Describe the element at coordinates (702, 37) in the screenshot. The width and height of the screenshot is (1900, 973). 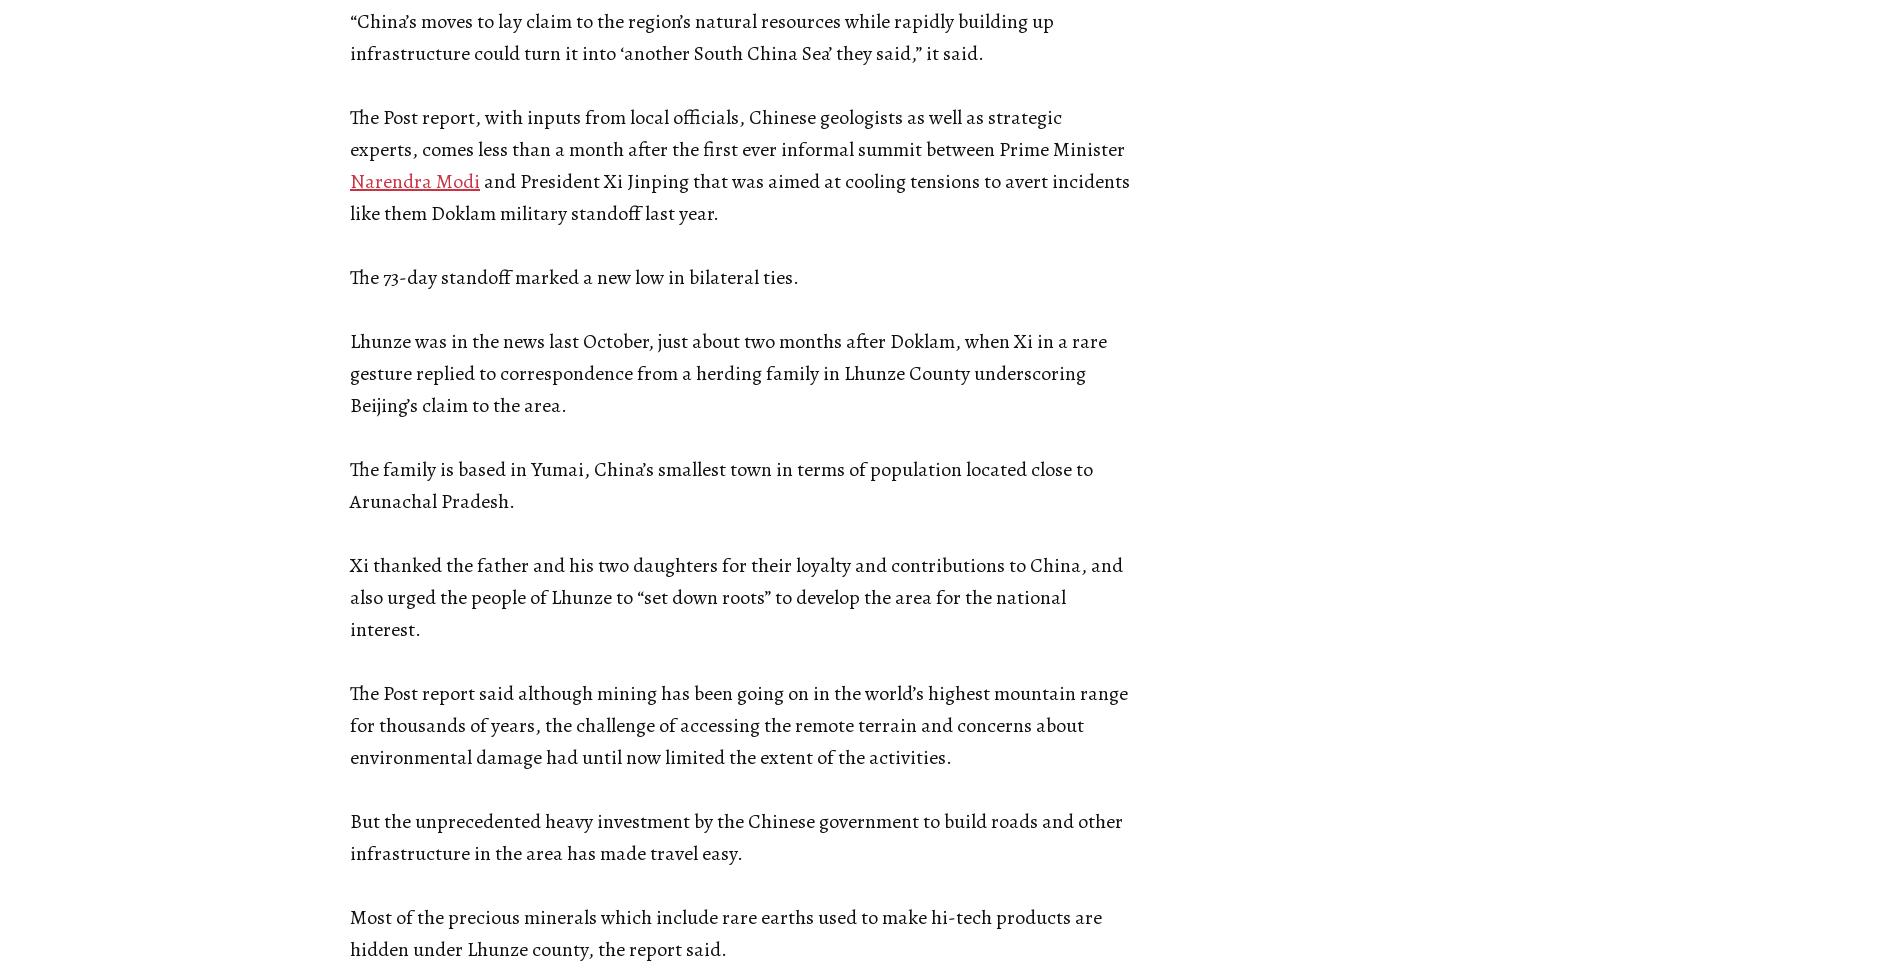
I see `'“China’s moves to lay claim to the region’s natural resources while rapidly building up infrastructure could turn it into ‘another South China Sea’ they said,” it said.'` at that location.